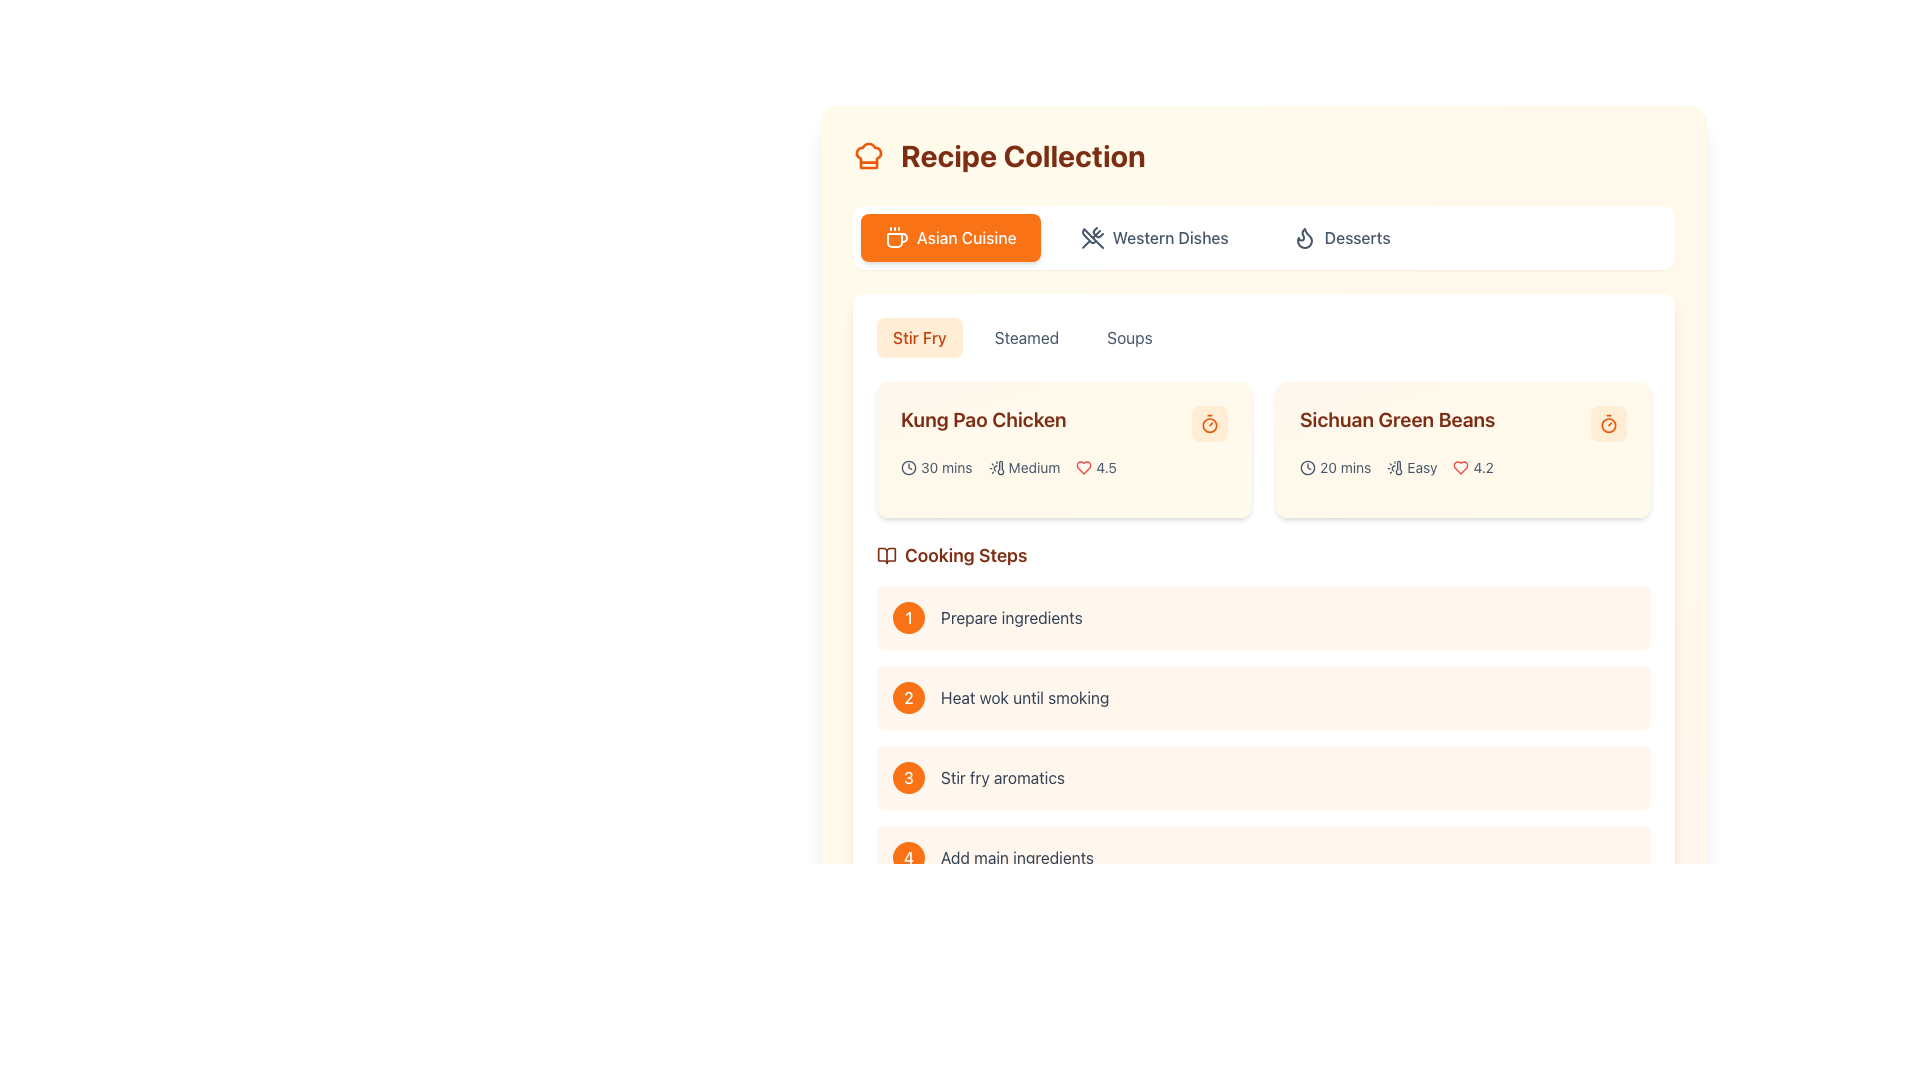 This screenshot has width=1920, height=1080. Describe the element at coordinates (907, 467) in the screenshot. I see `the clock icon component indicating time-related information for the 'Kung Pao Chicken' card located at the top-right corner` at that location.